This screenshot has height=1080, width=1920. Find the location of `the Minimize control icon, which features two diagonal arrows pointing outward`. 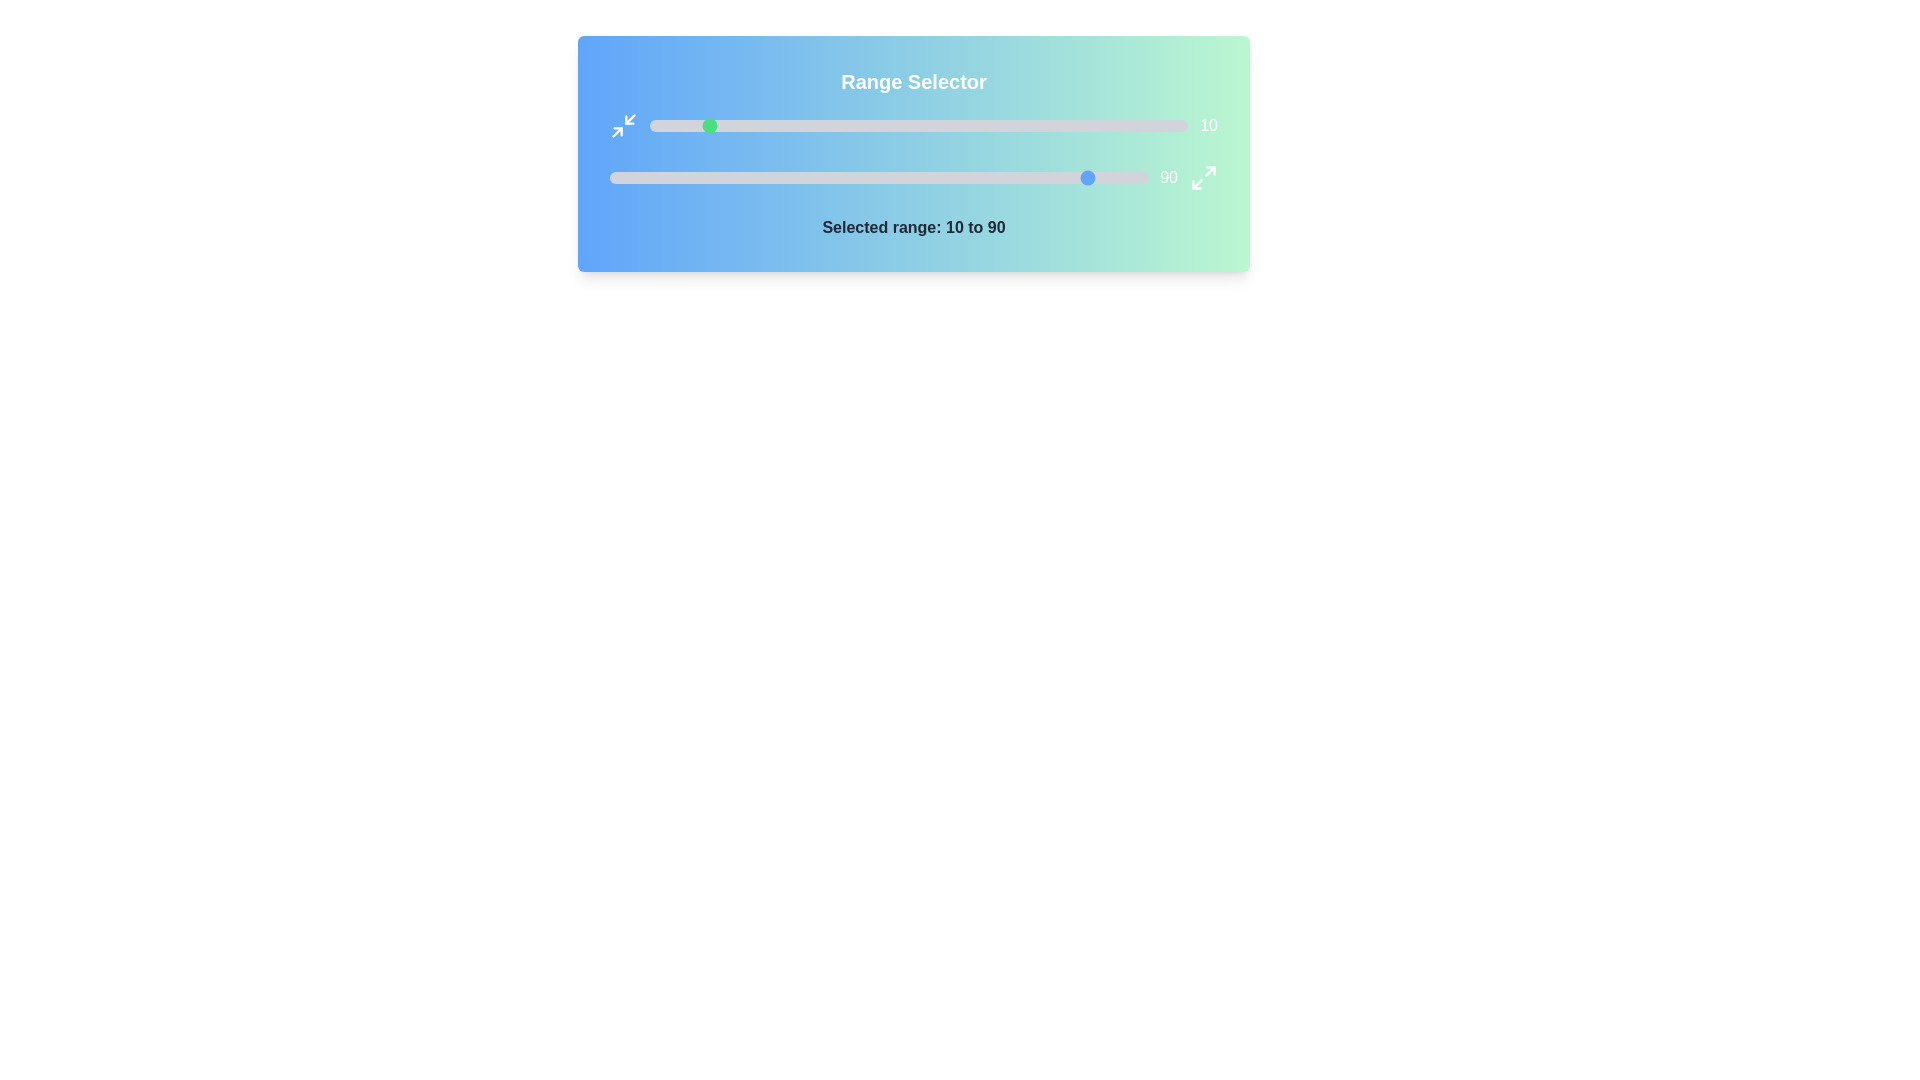

the Minimize control icon, which features two diagonal arrows pointing outward is located at coordinates (623, 126).